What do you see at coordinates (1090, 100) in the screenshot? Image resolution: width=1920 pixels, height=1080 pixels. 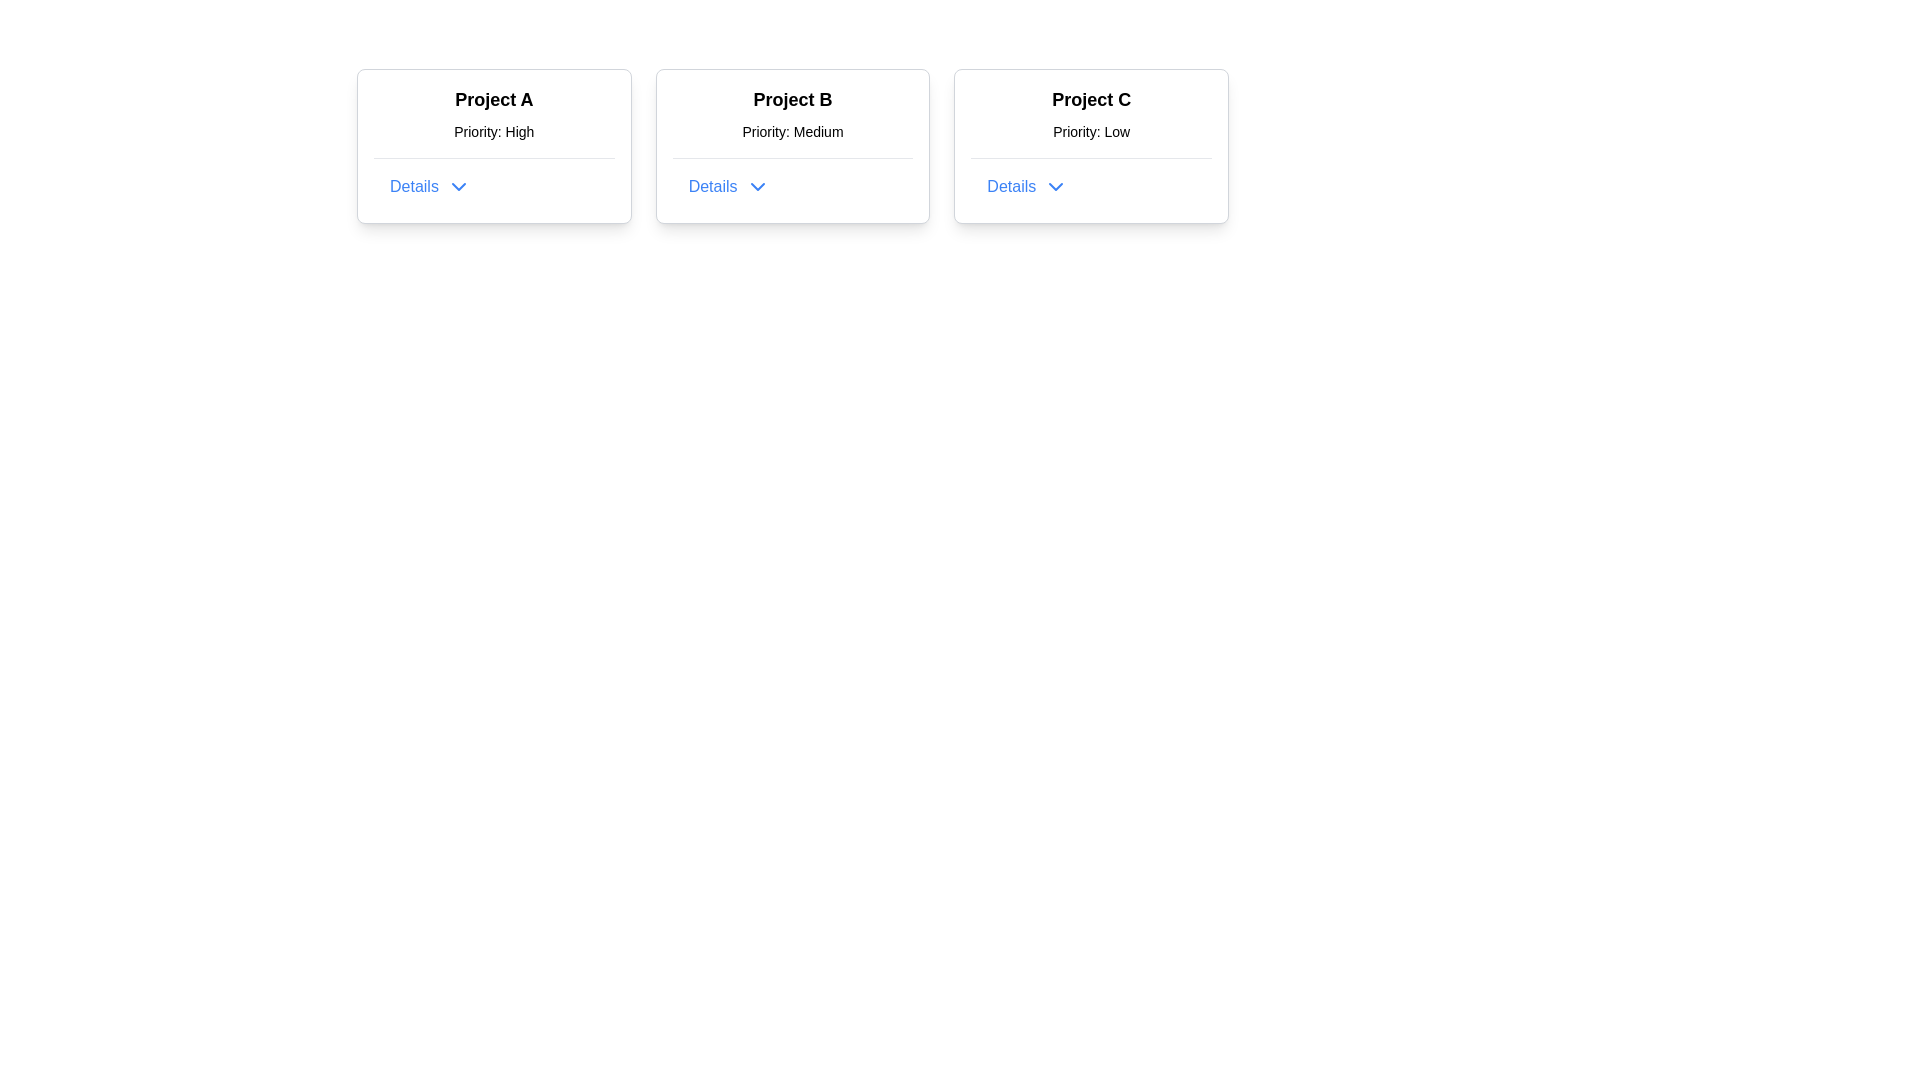 I see `text of the 'Project C' label, which is a bold and prominent headline located at the top of a card layout` at bounding box center [1090, 100].